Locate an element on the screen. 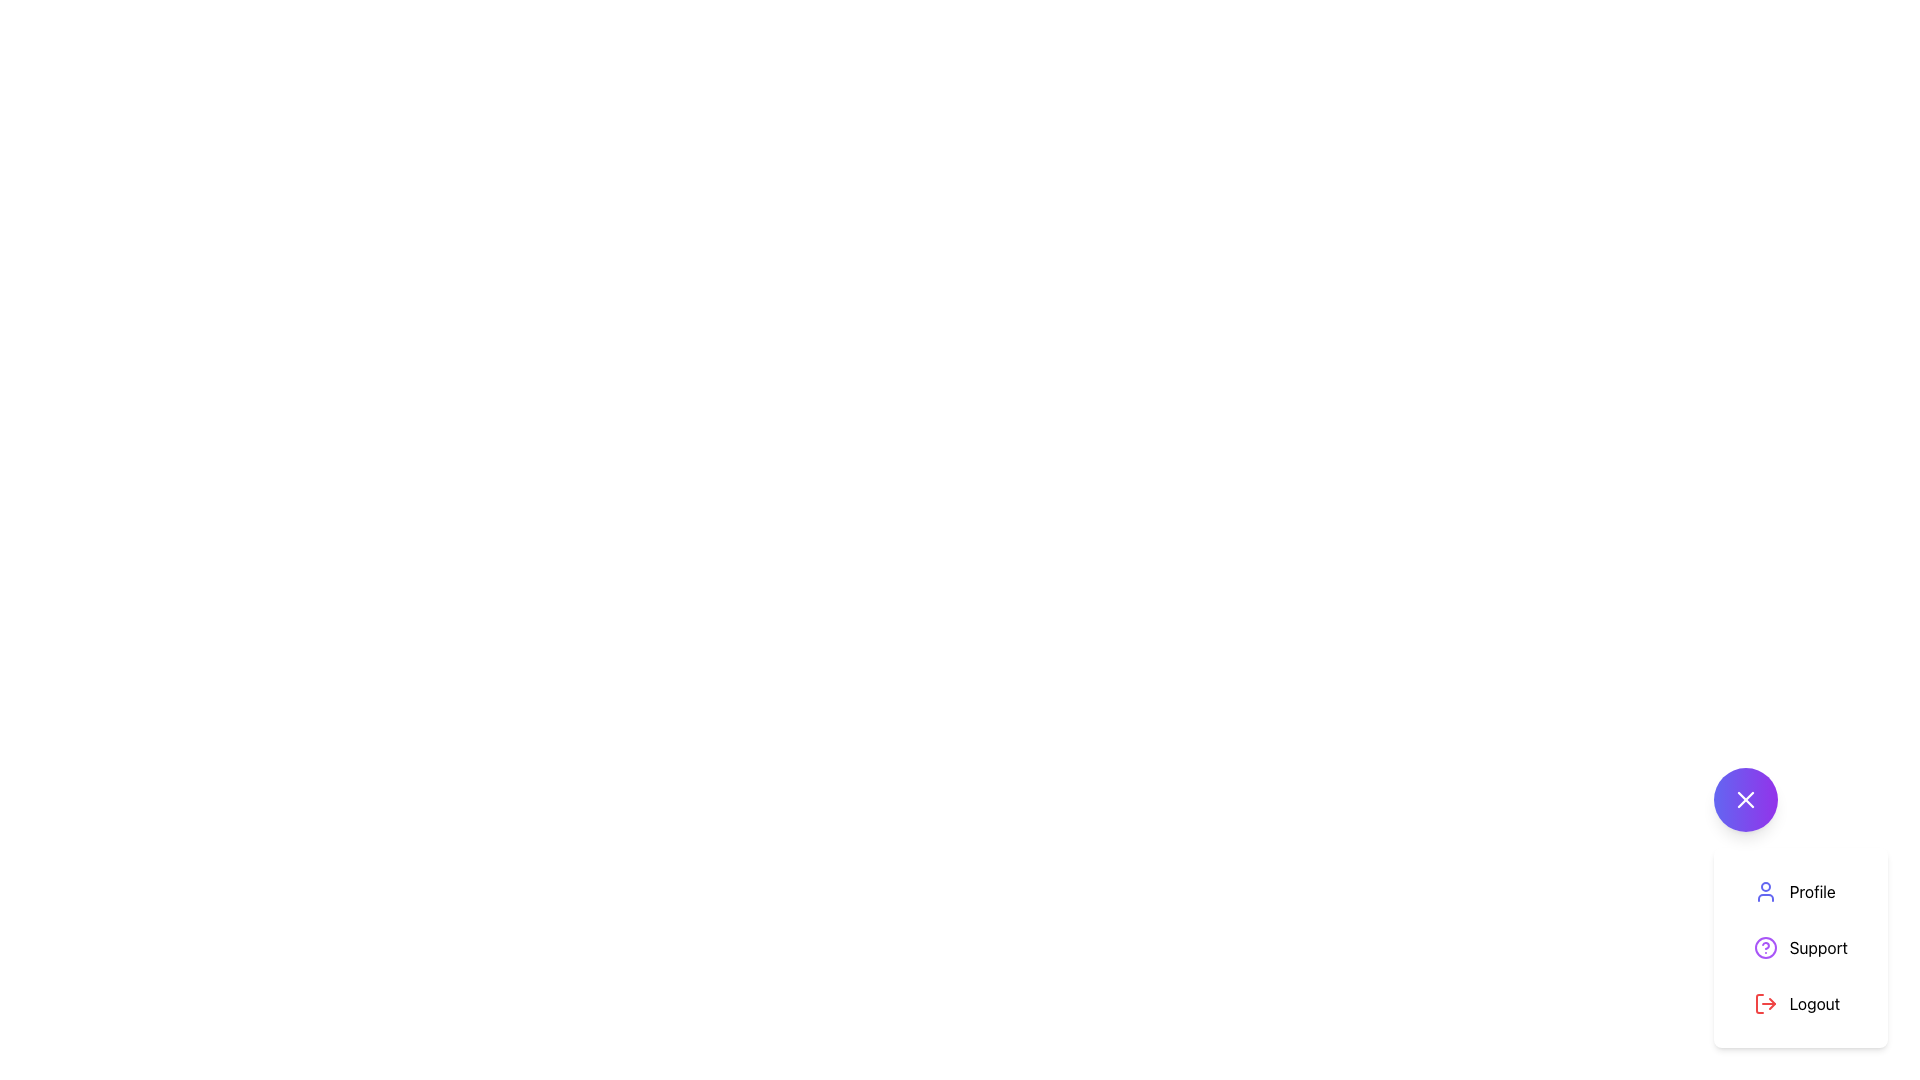 The image size is (1920, 1080). the center of the diagonal cross icon within the circular button that has a purple gradient background is located at coordinates (1744, 798).